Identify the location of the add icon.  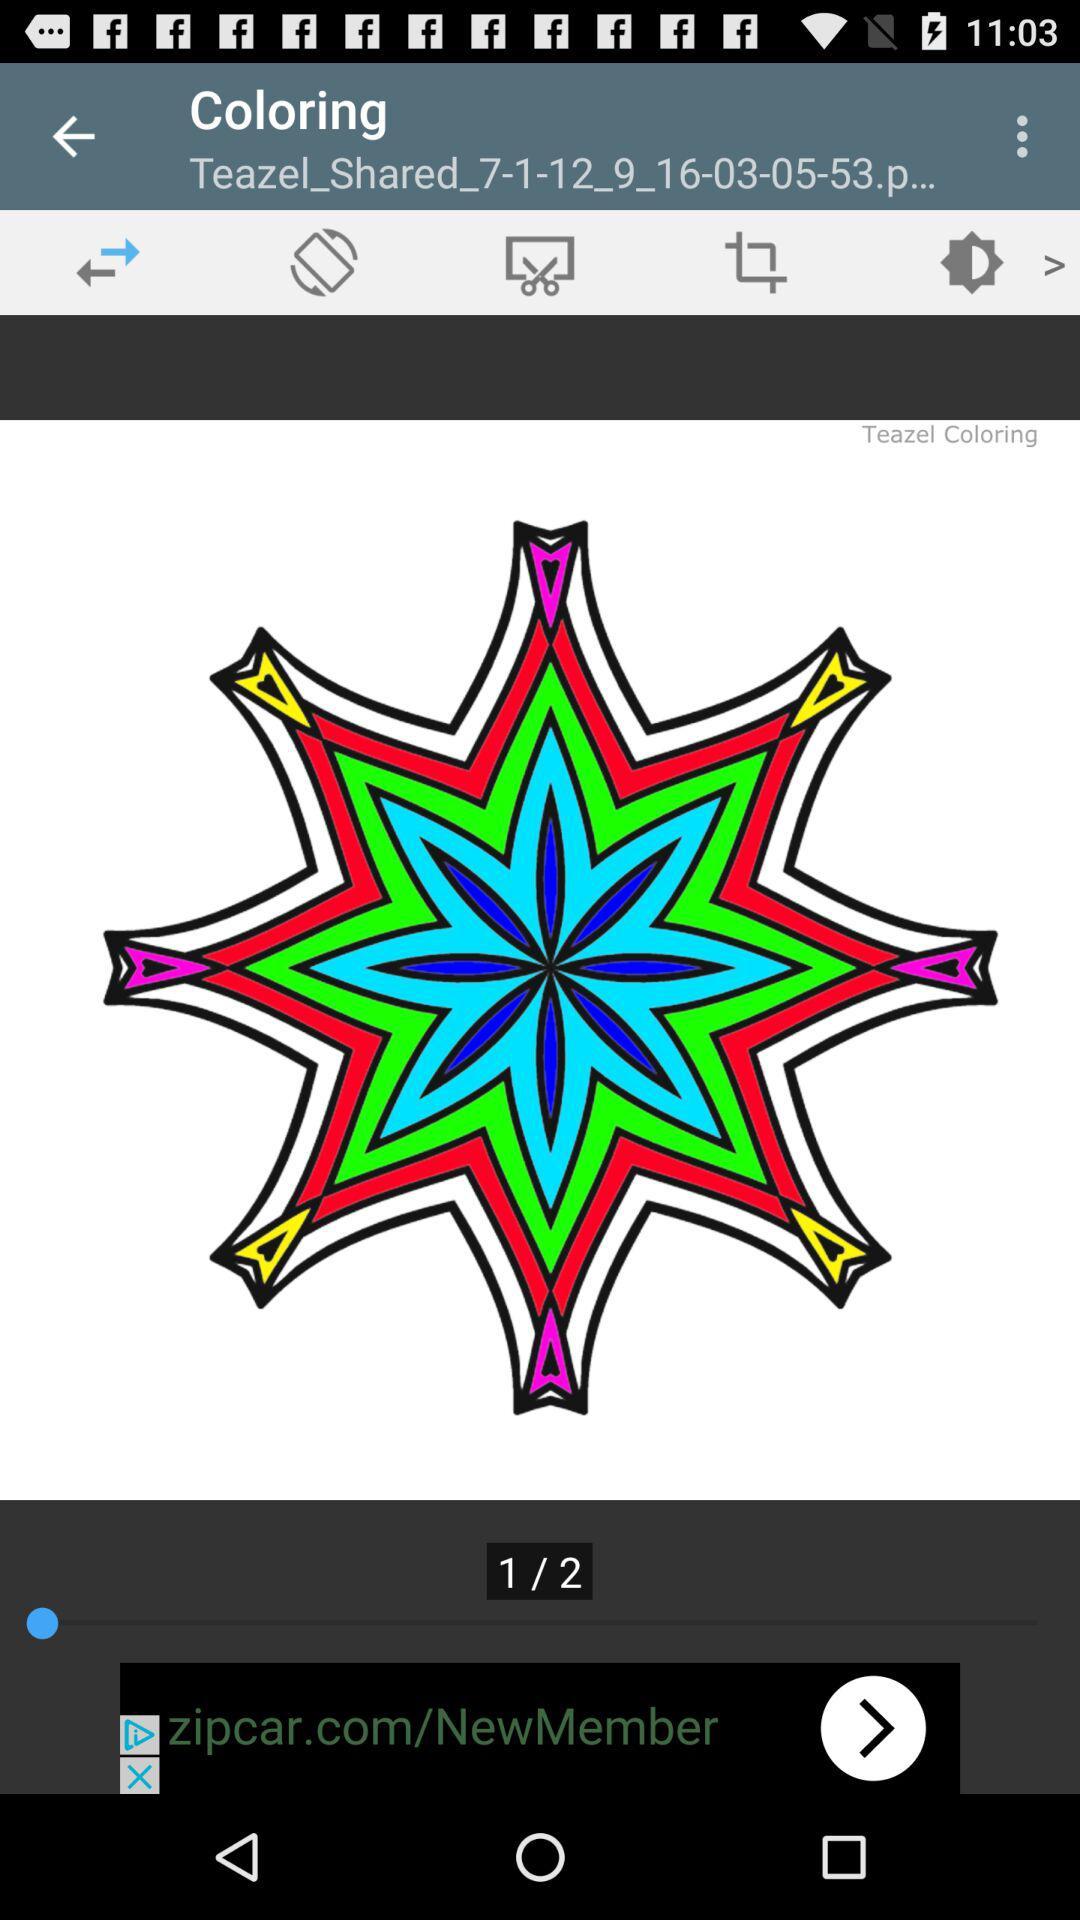
(756, 261).